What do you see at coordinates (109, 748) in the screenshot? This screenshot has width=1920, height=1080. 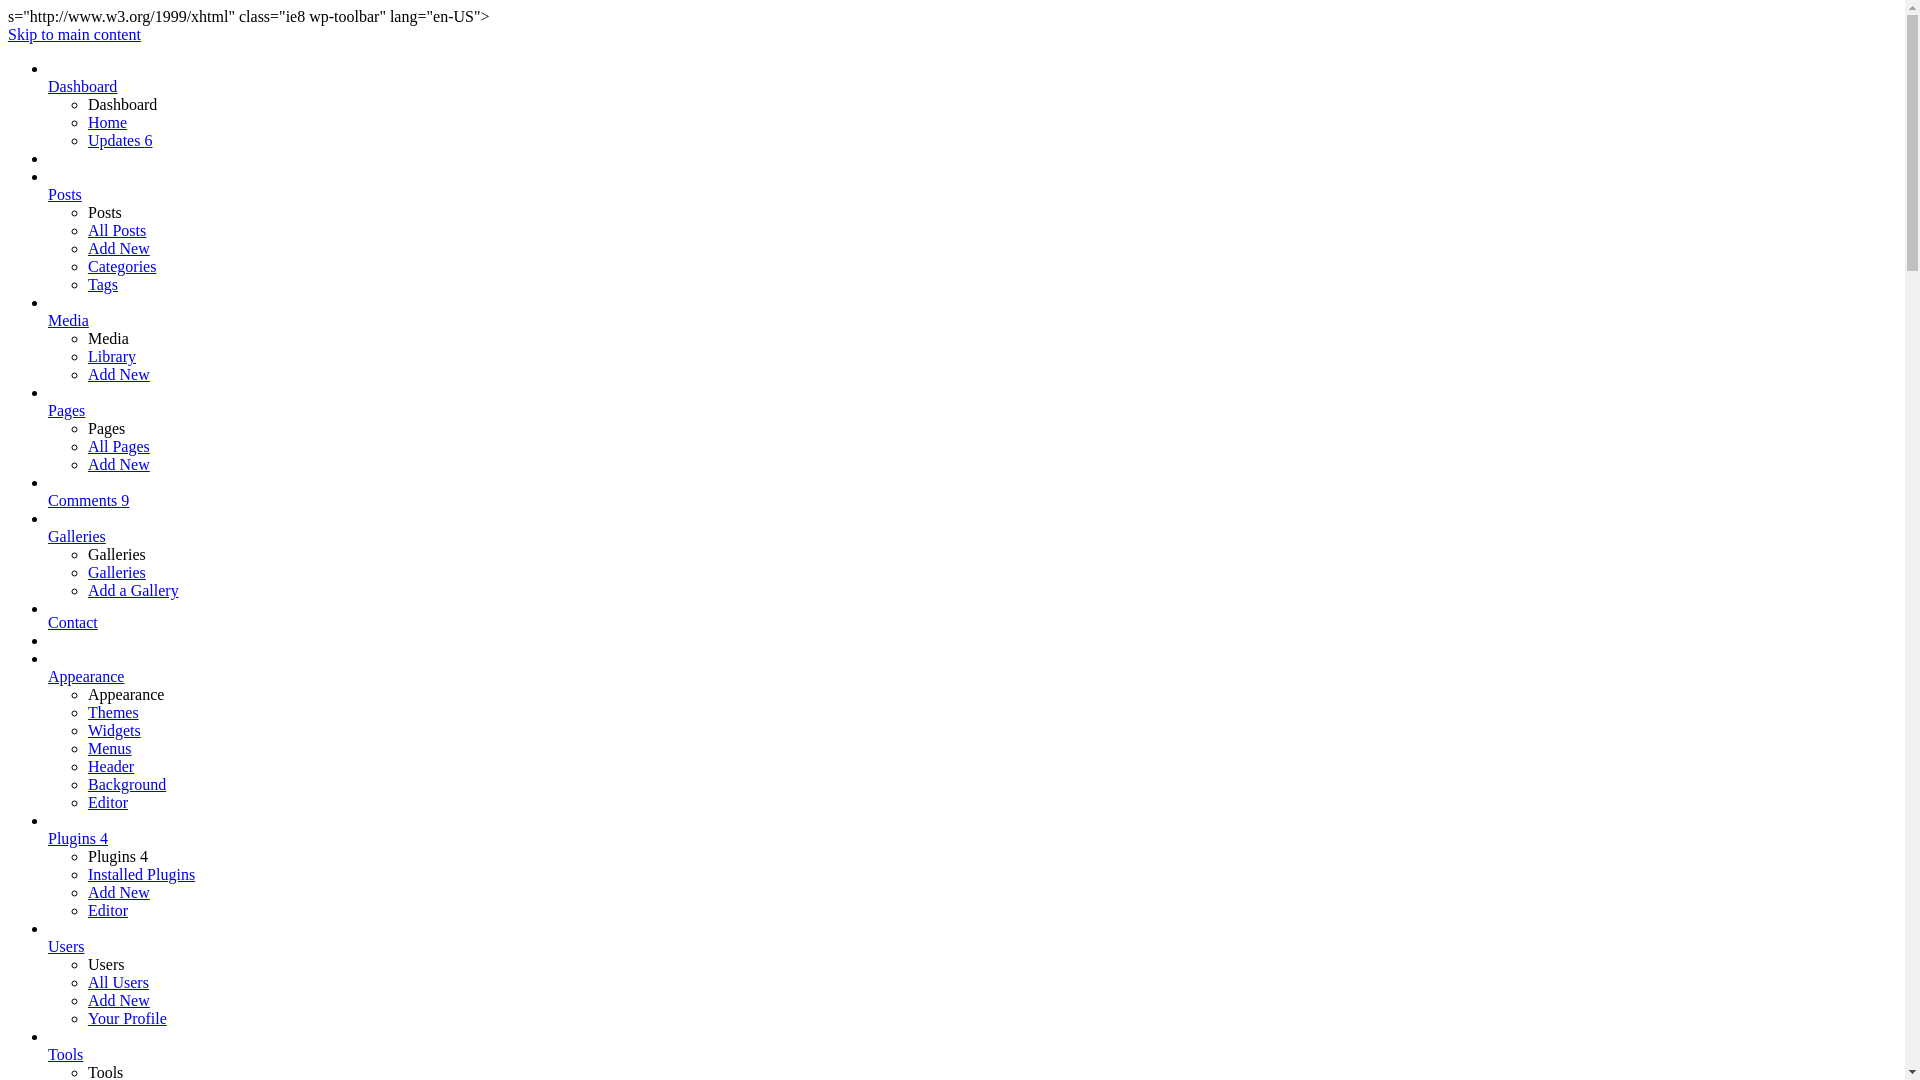 I see `'Menus'` at bounding box center [109, 748].